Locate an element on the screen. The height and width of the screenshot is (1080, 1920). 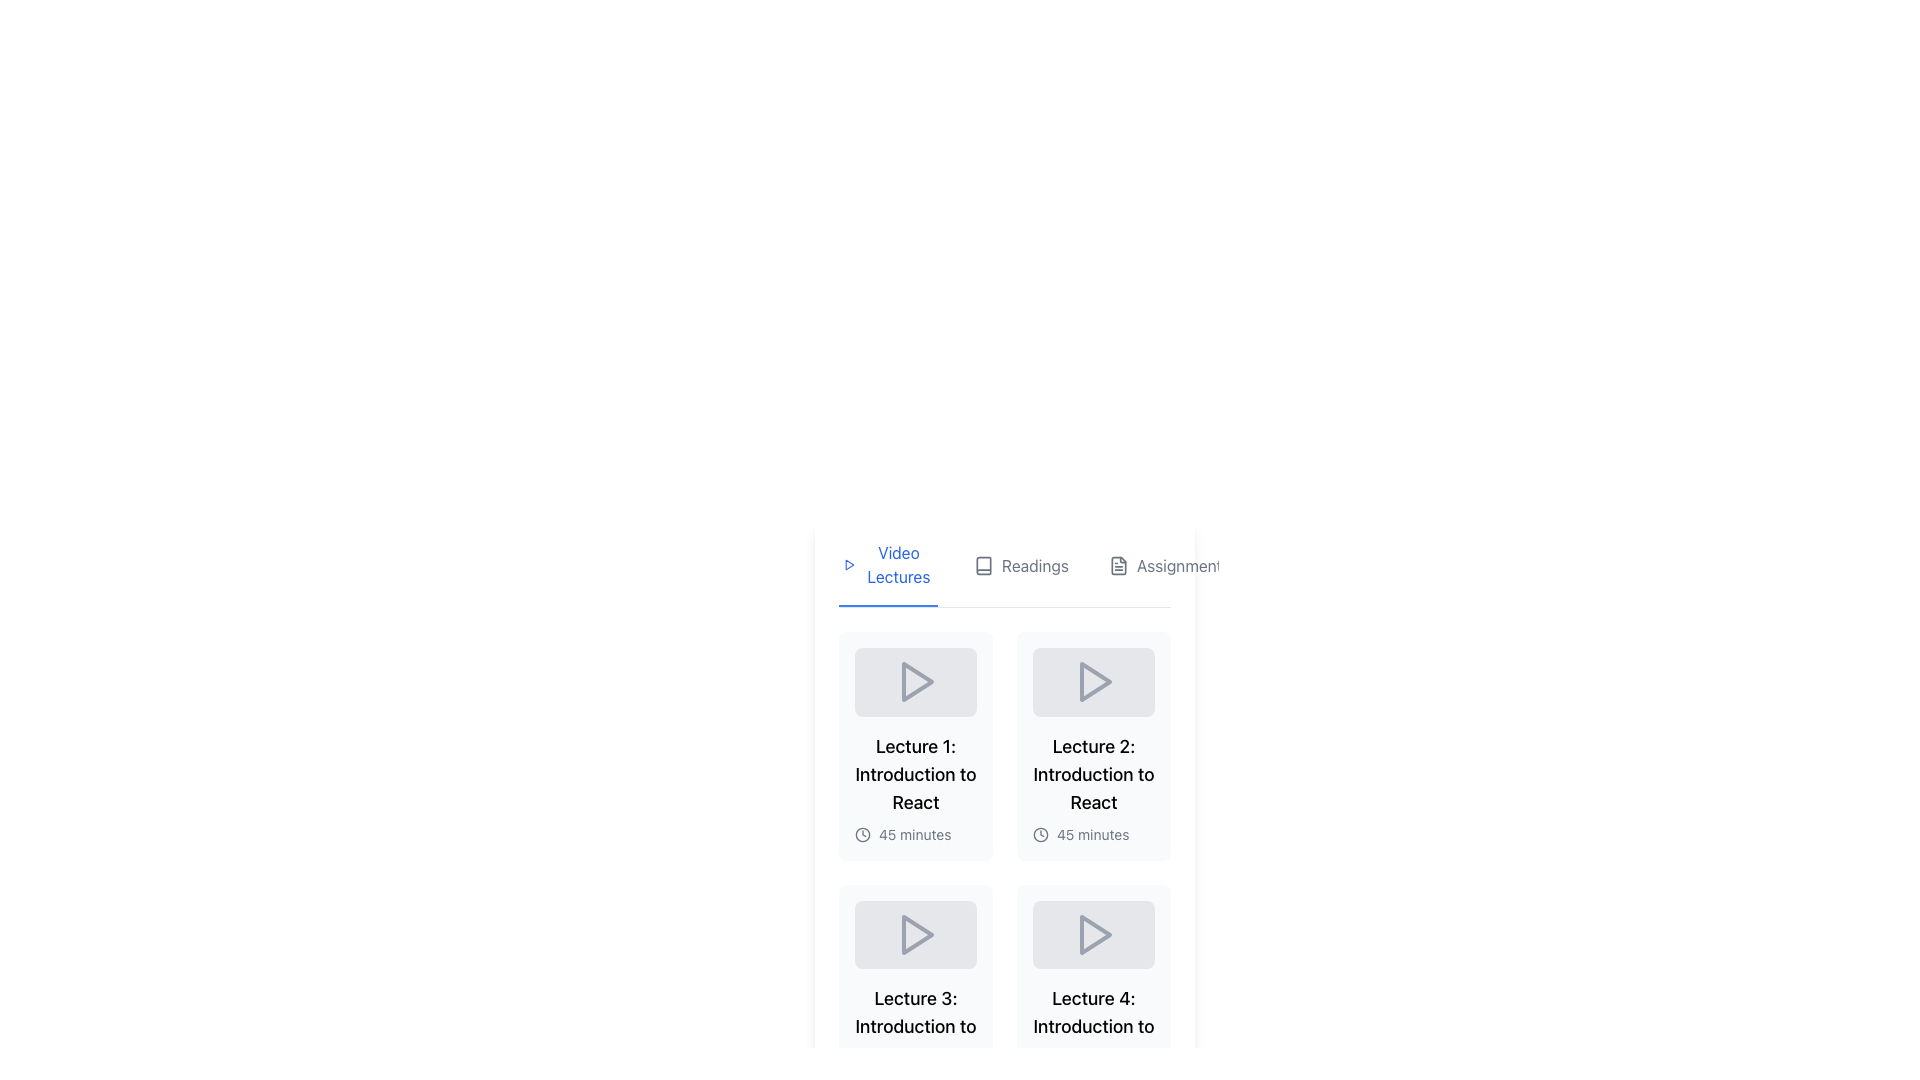
the play button located in the third lecture card of the video lectures grid layout is located at coordinates (915, 933).